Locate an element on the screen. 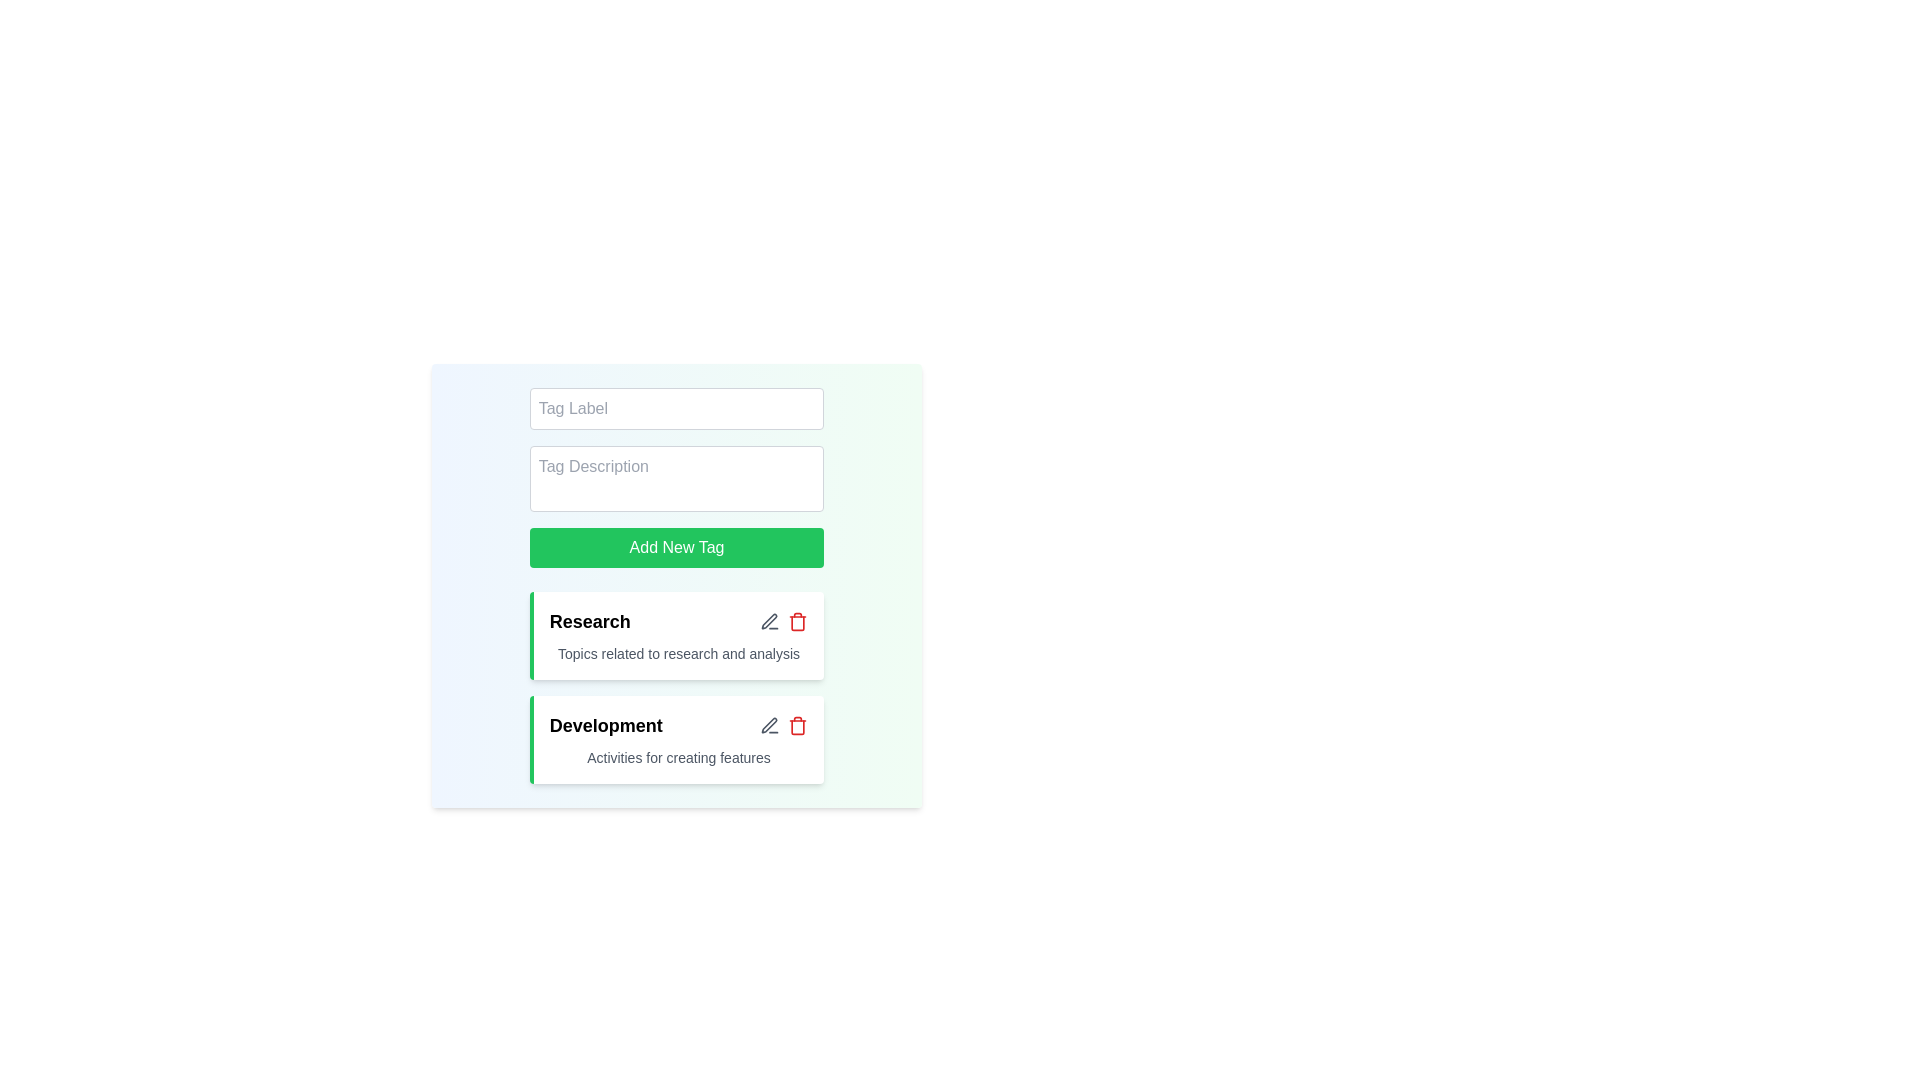  the title 'Development' in the Information panel is located at coordinates (676, 740).